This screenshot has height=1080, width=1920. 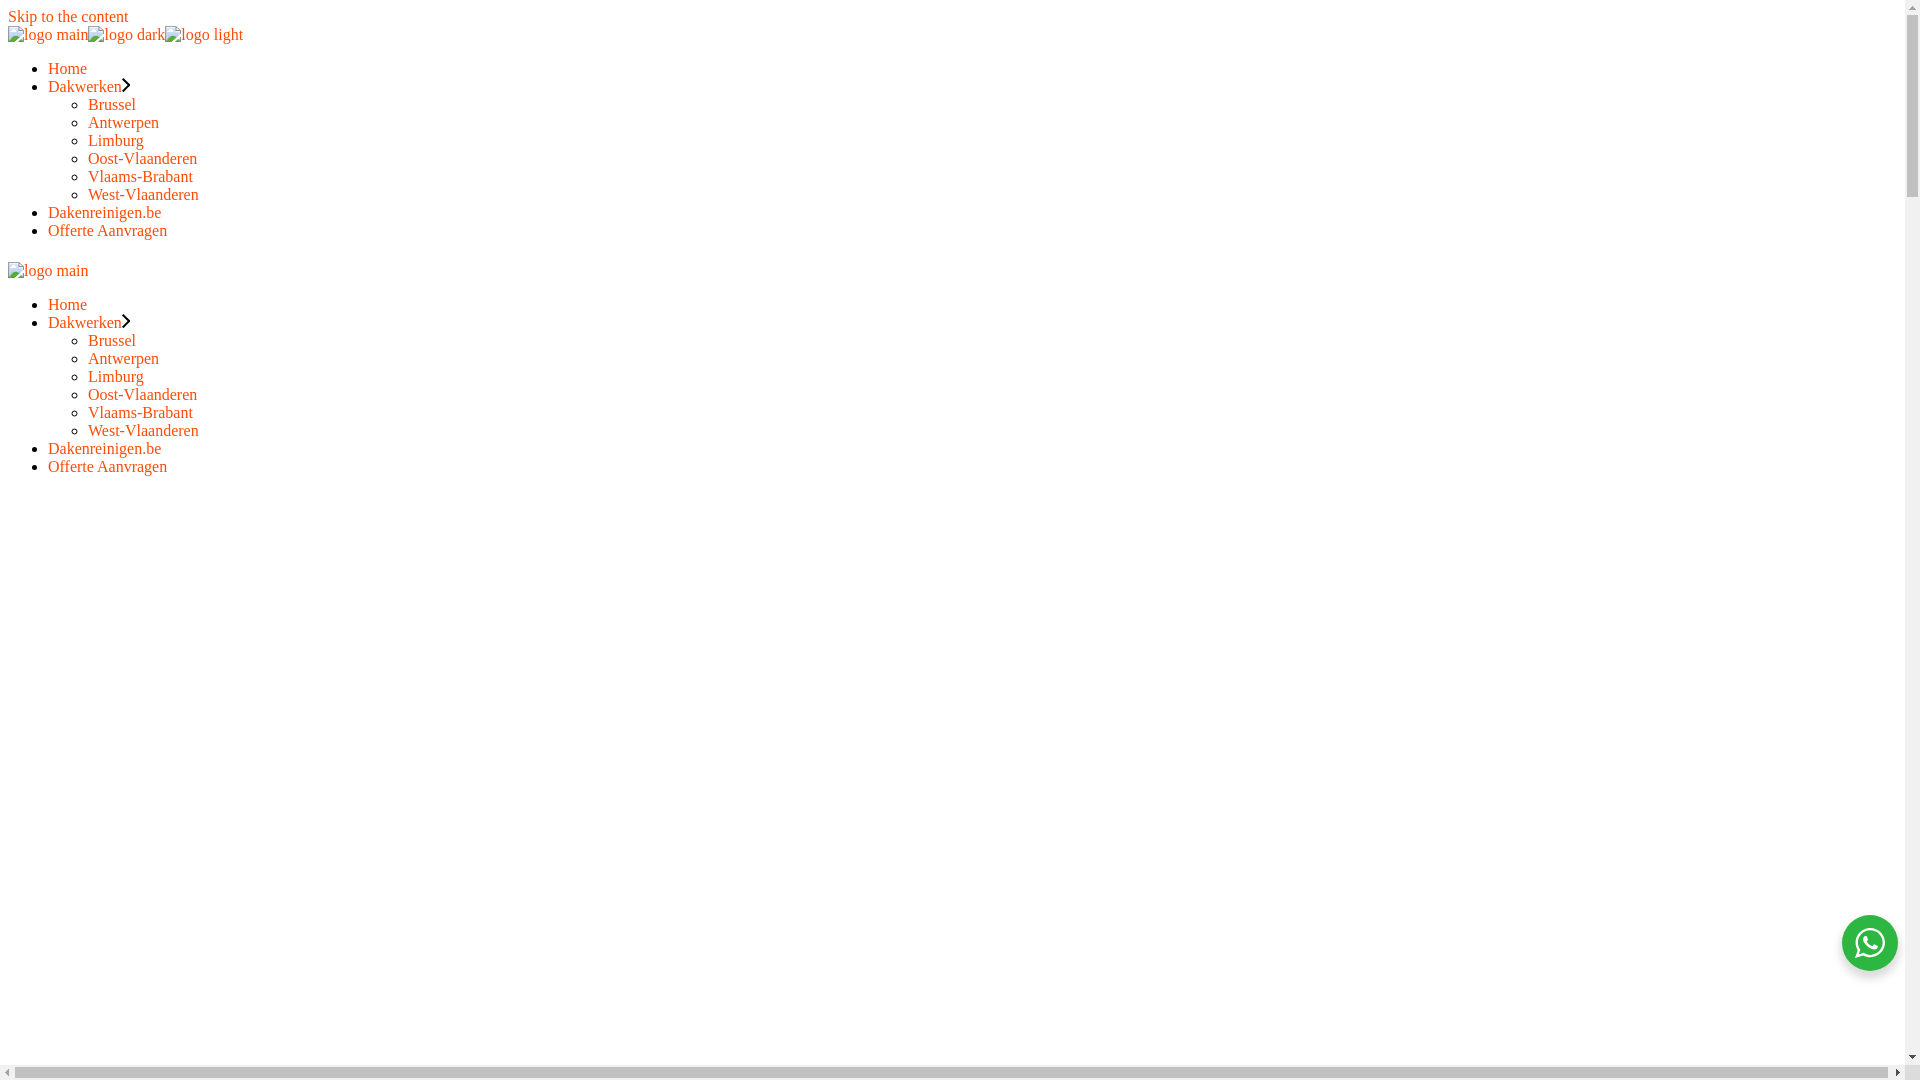 I want to click on 'West-Vlaanderen', so click(x=142, y=194).